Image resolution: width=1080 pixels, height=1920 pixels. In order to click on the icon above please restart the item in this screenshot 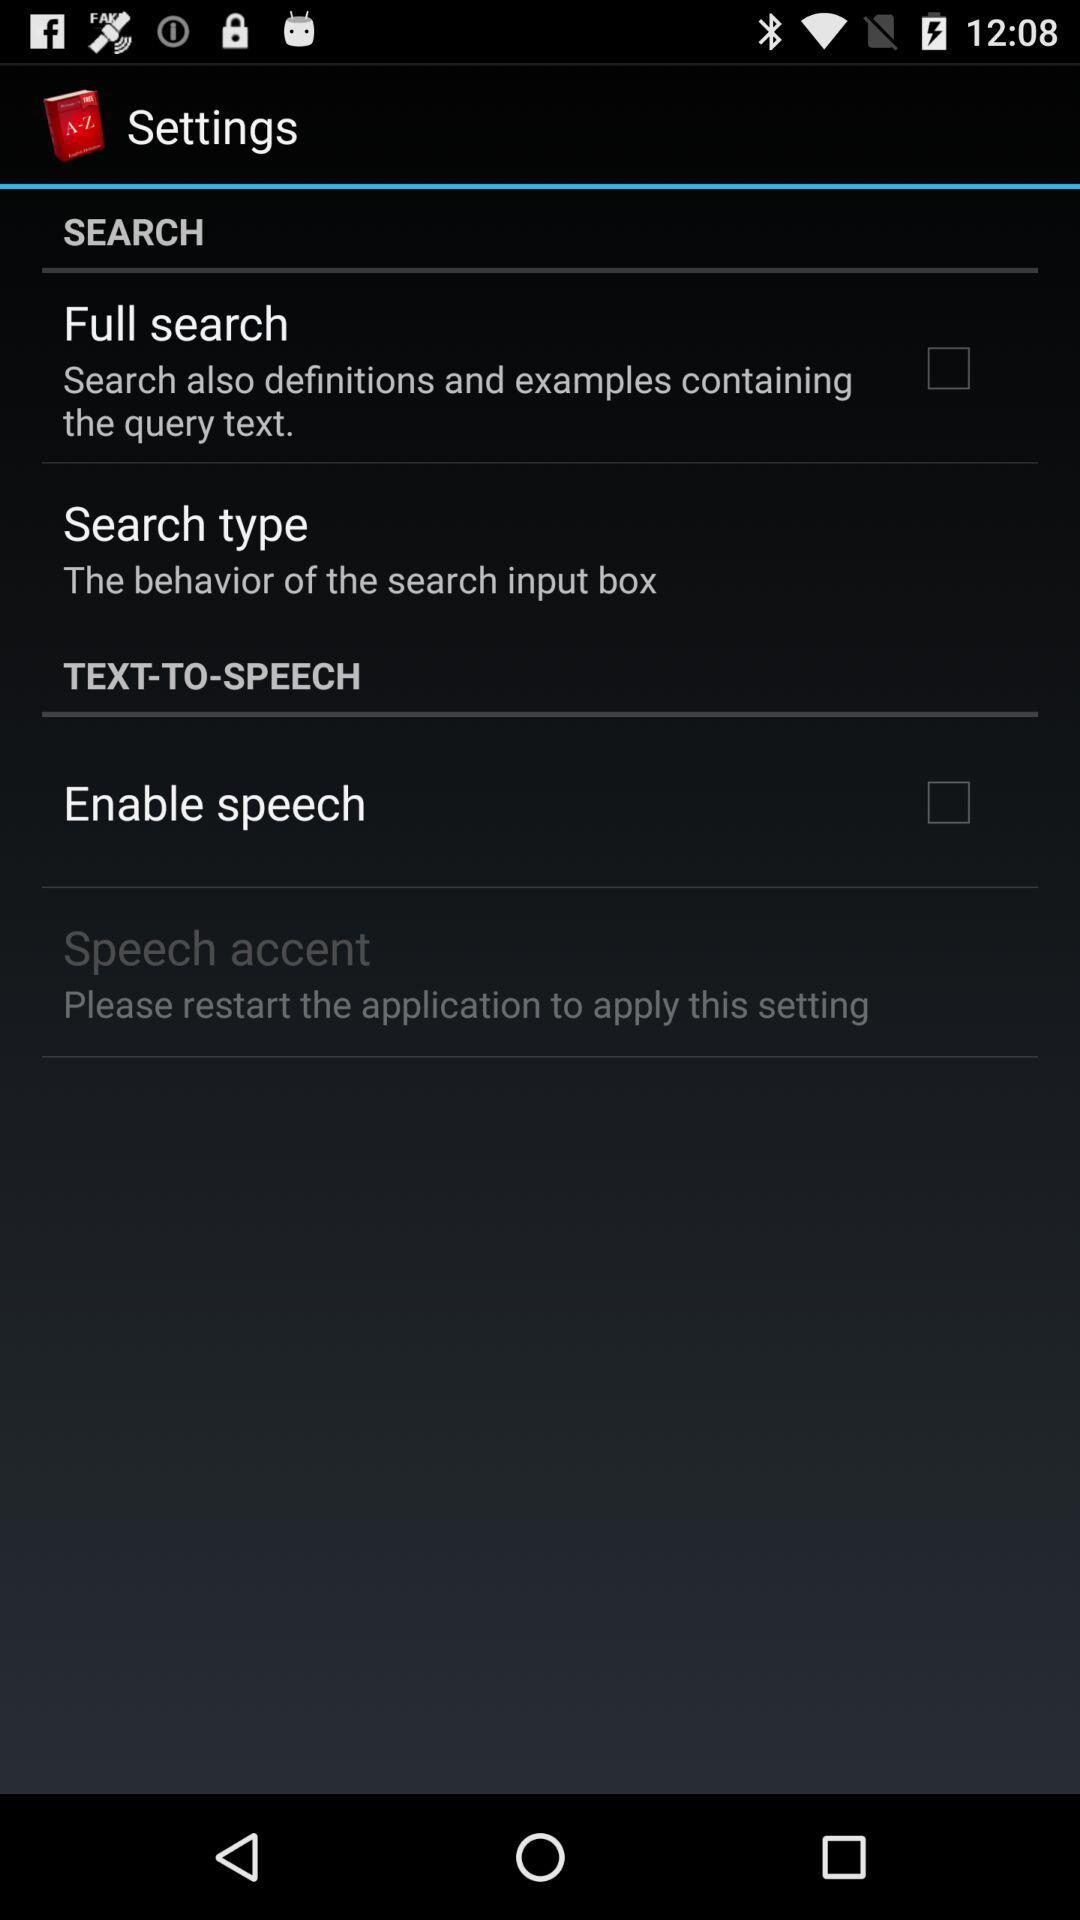, I will do `click(217, 945)`.